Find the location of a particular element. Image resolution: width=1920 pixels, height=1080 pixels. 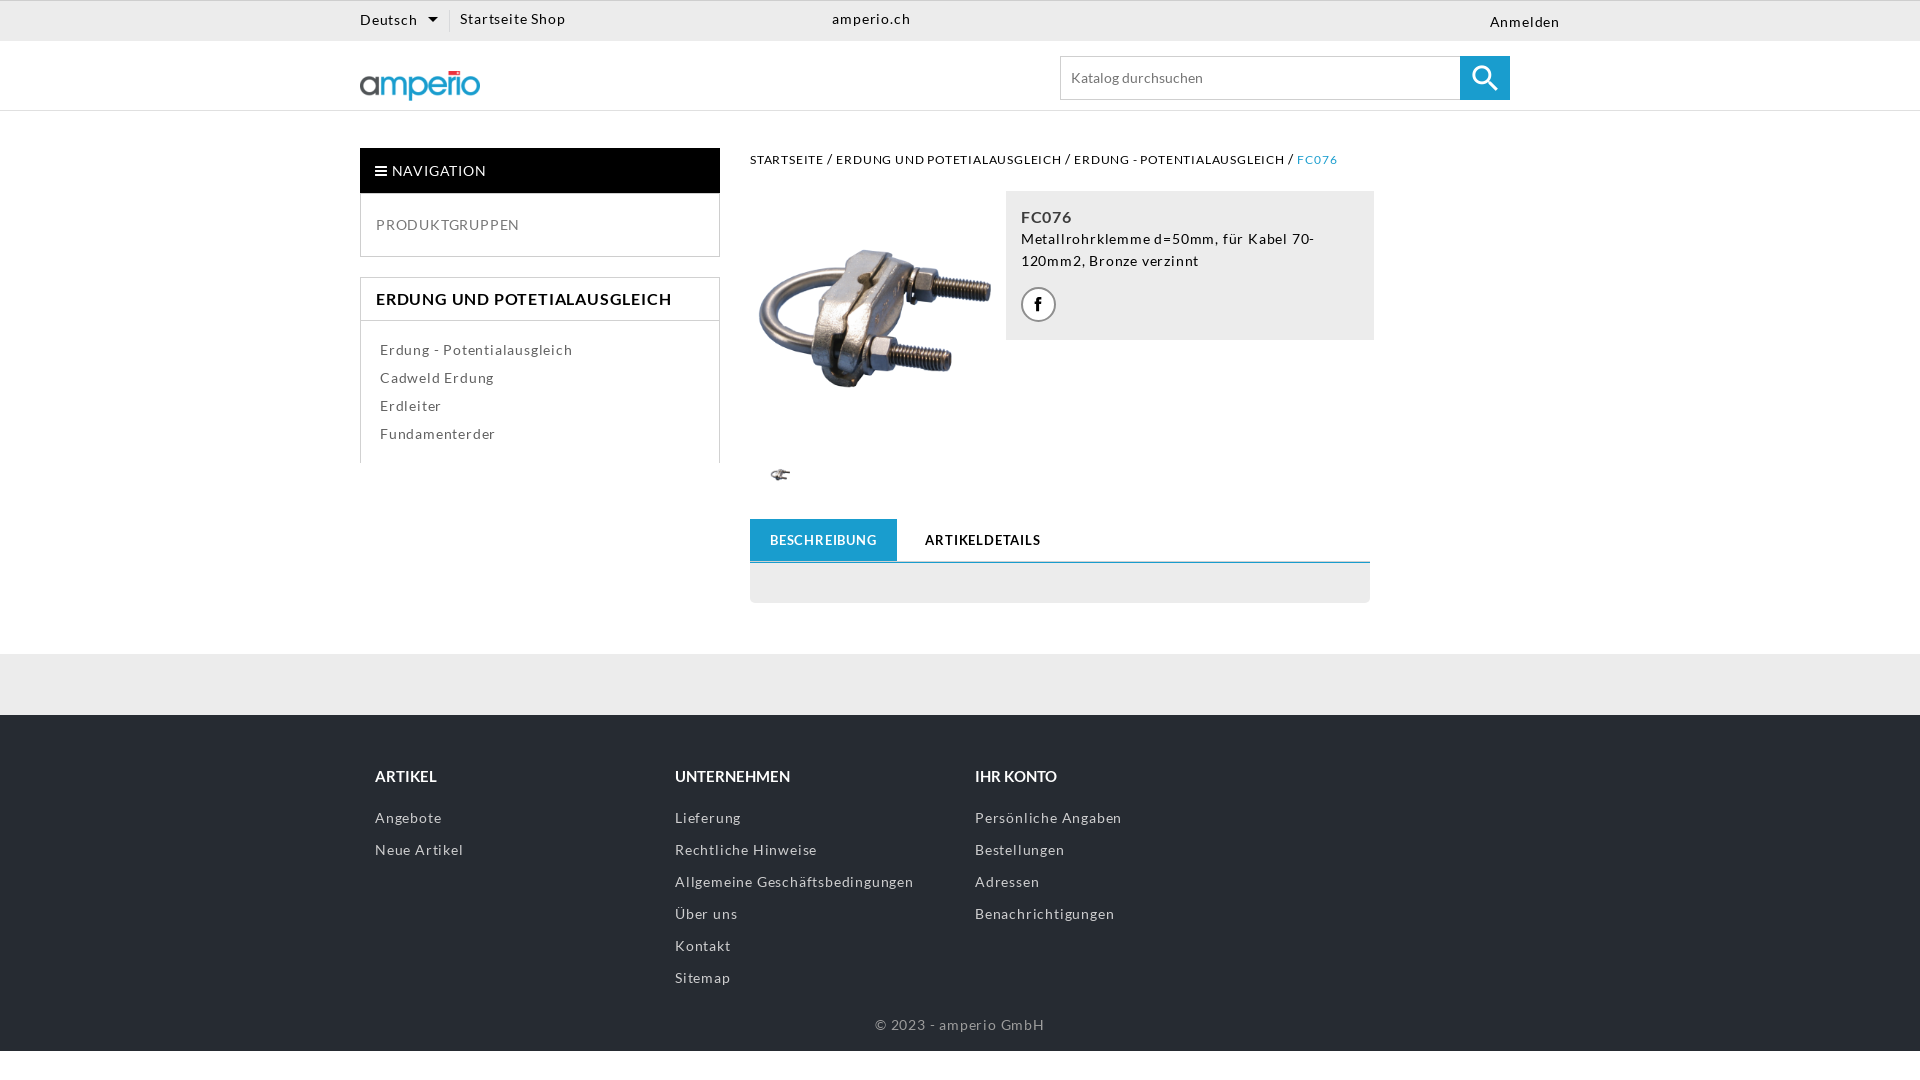

'Fundamenterder' is located at coordinates (436, 433).